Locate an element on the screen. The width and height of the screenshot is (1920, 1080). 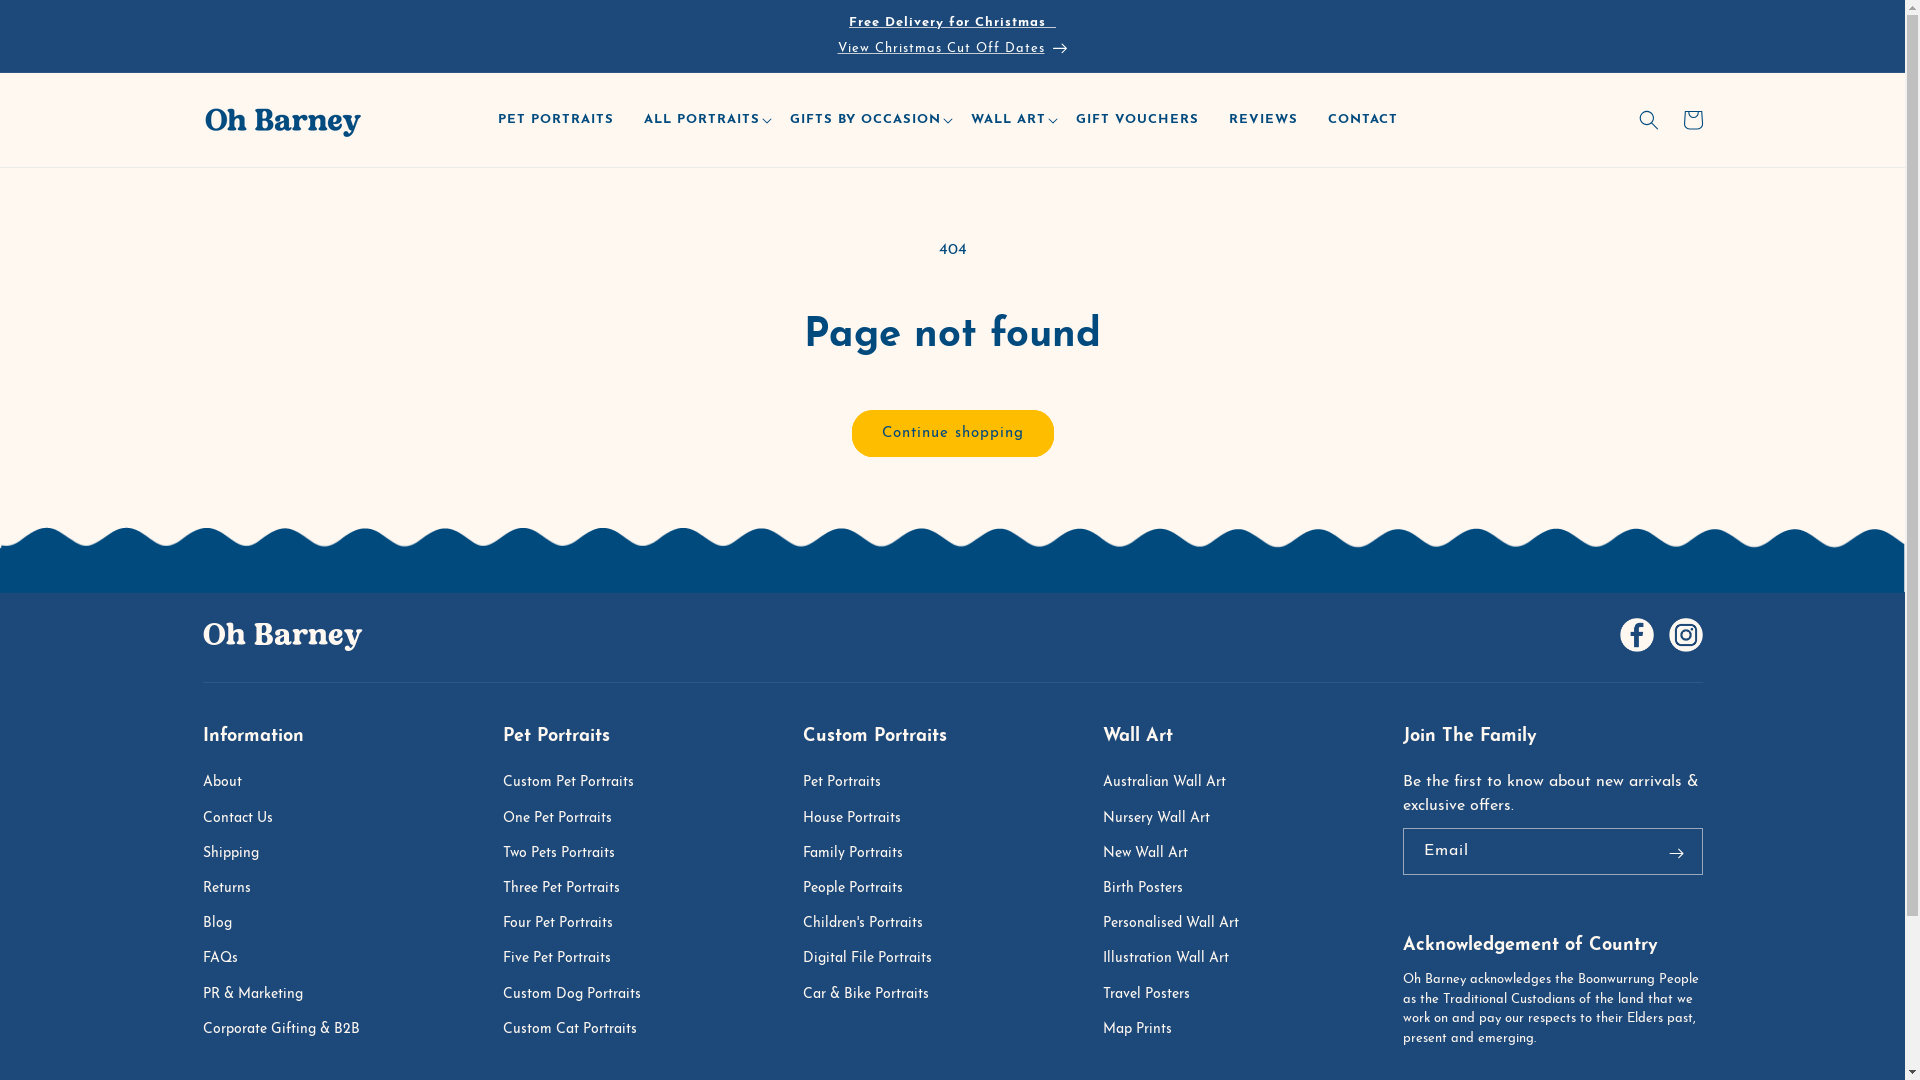
'New Wall Art' is located at coordinates (1154, 853).